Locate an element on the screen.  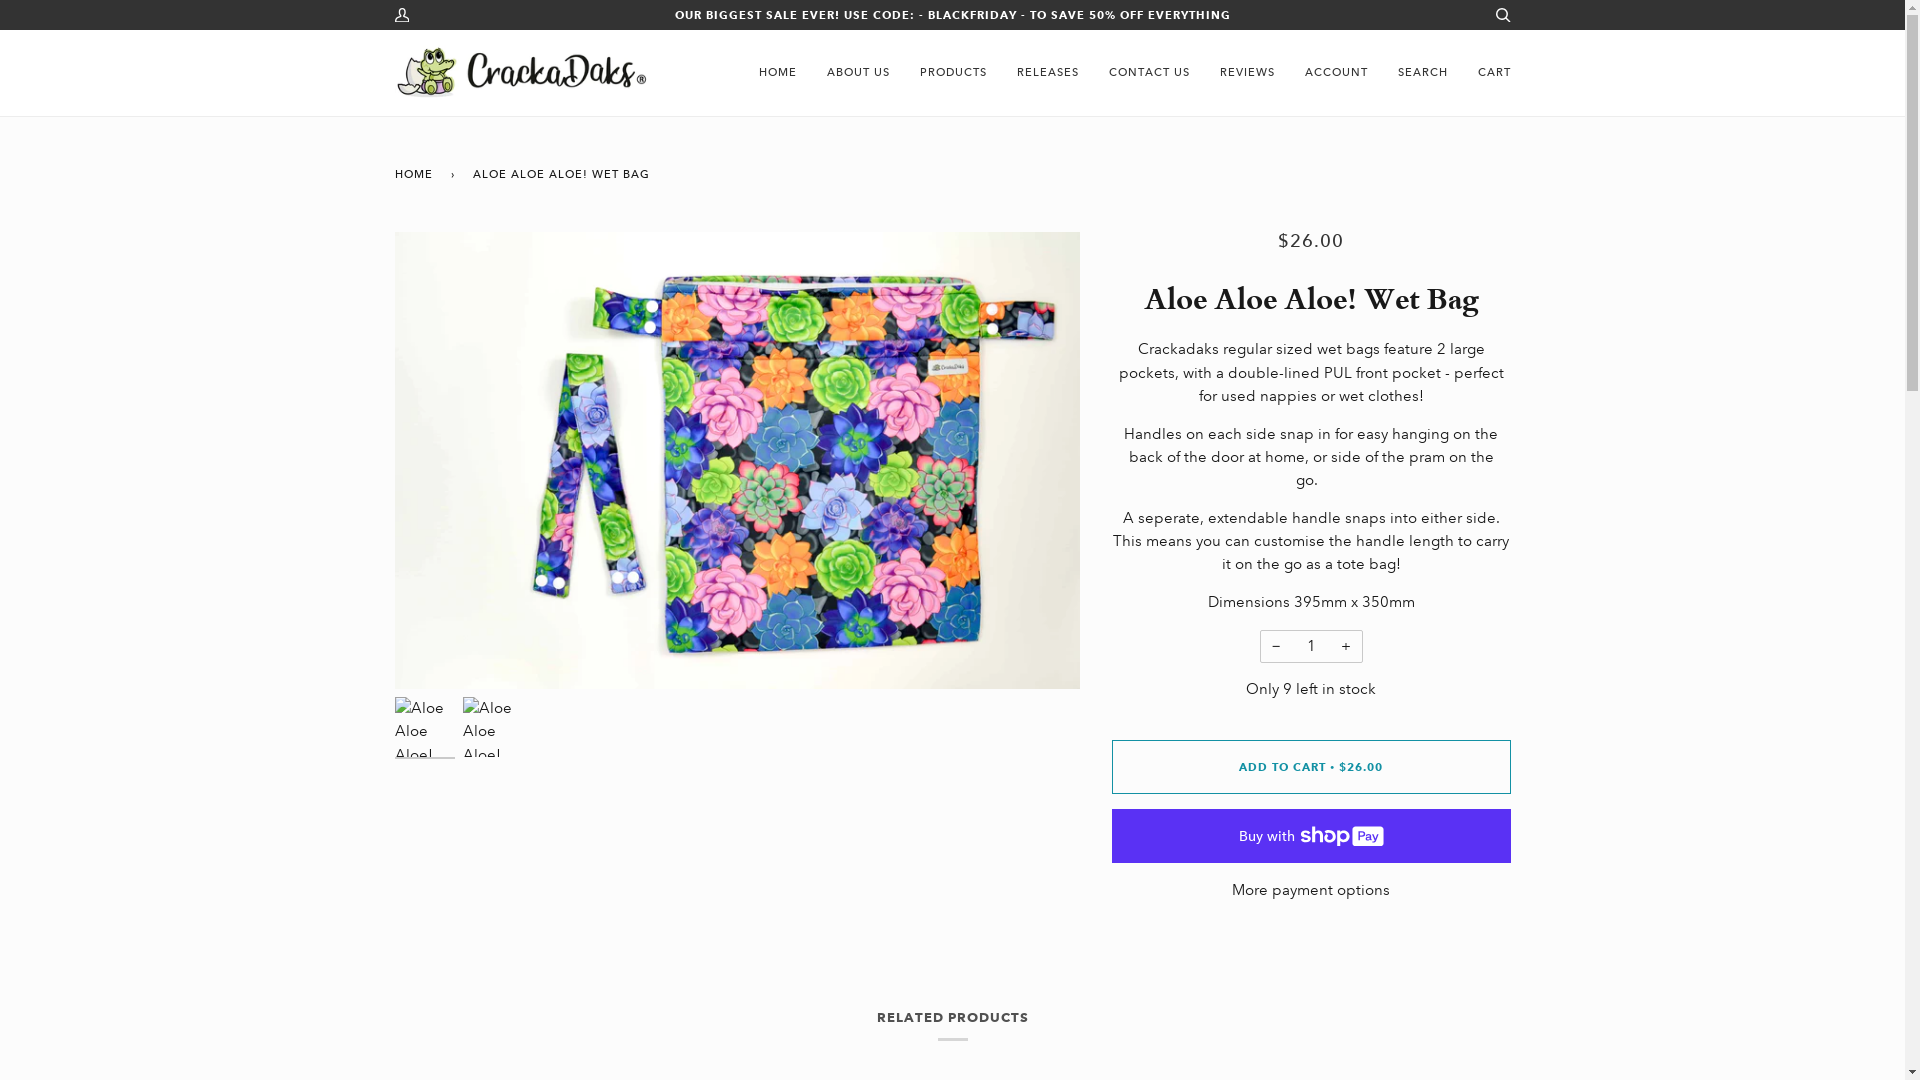
'CONTACT US' is located at coordinates (1149, 72).